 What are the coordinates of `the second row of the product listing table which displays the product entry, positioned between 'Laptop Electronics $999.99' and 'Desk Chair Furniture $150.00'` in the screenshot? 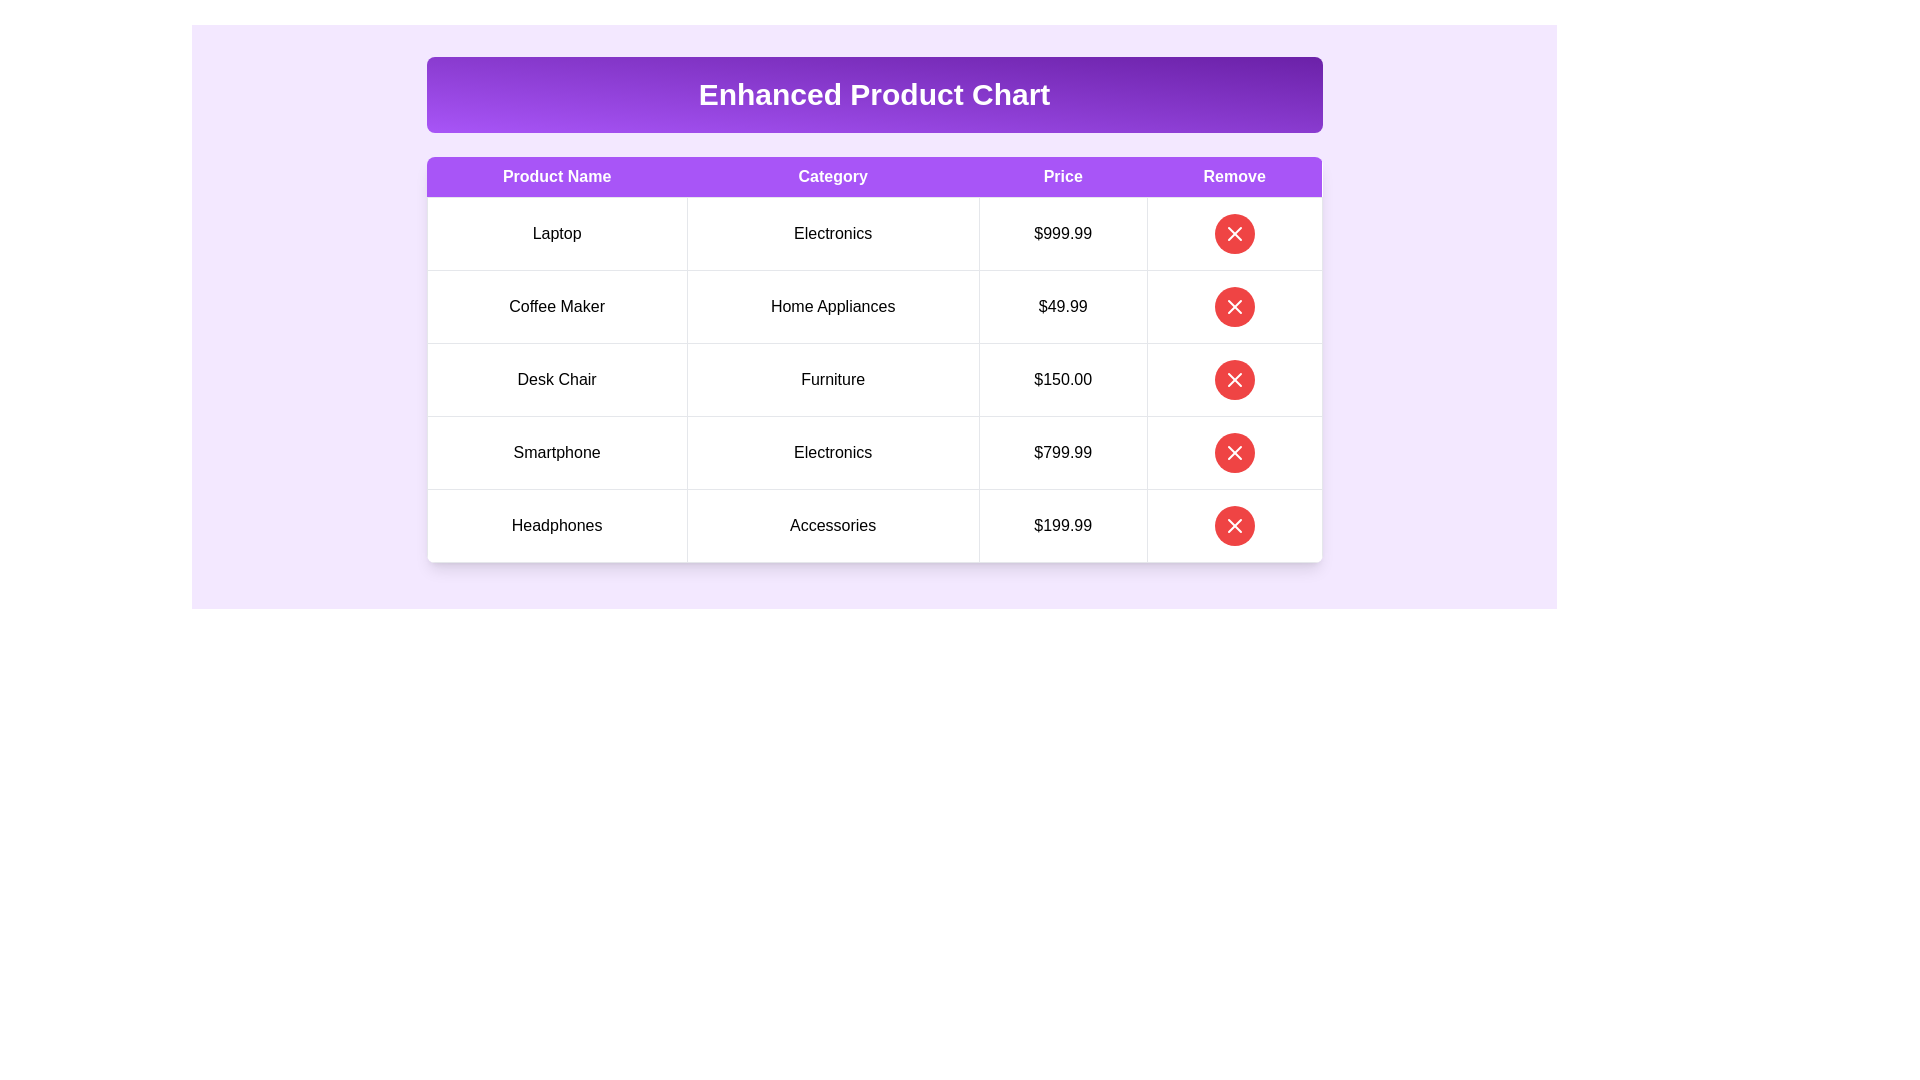 It's located at (874, 307).